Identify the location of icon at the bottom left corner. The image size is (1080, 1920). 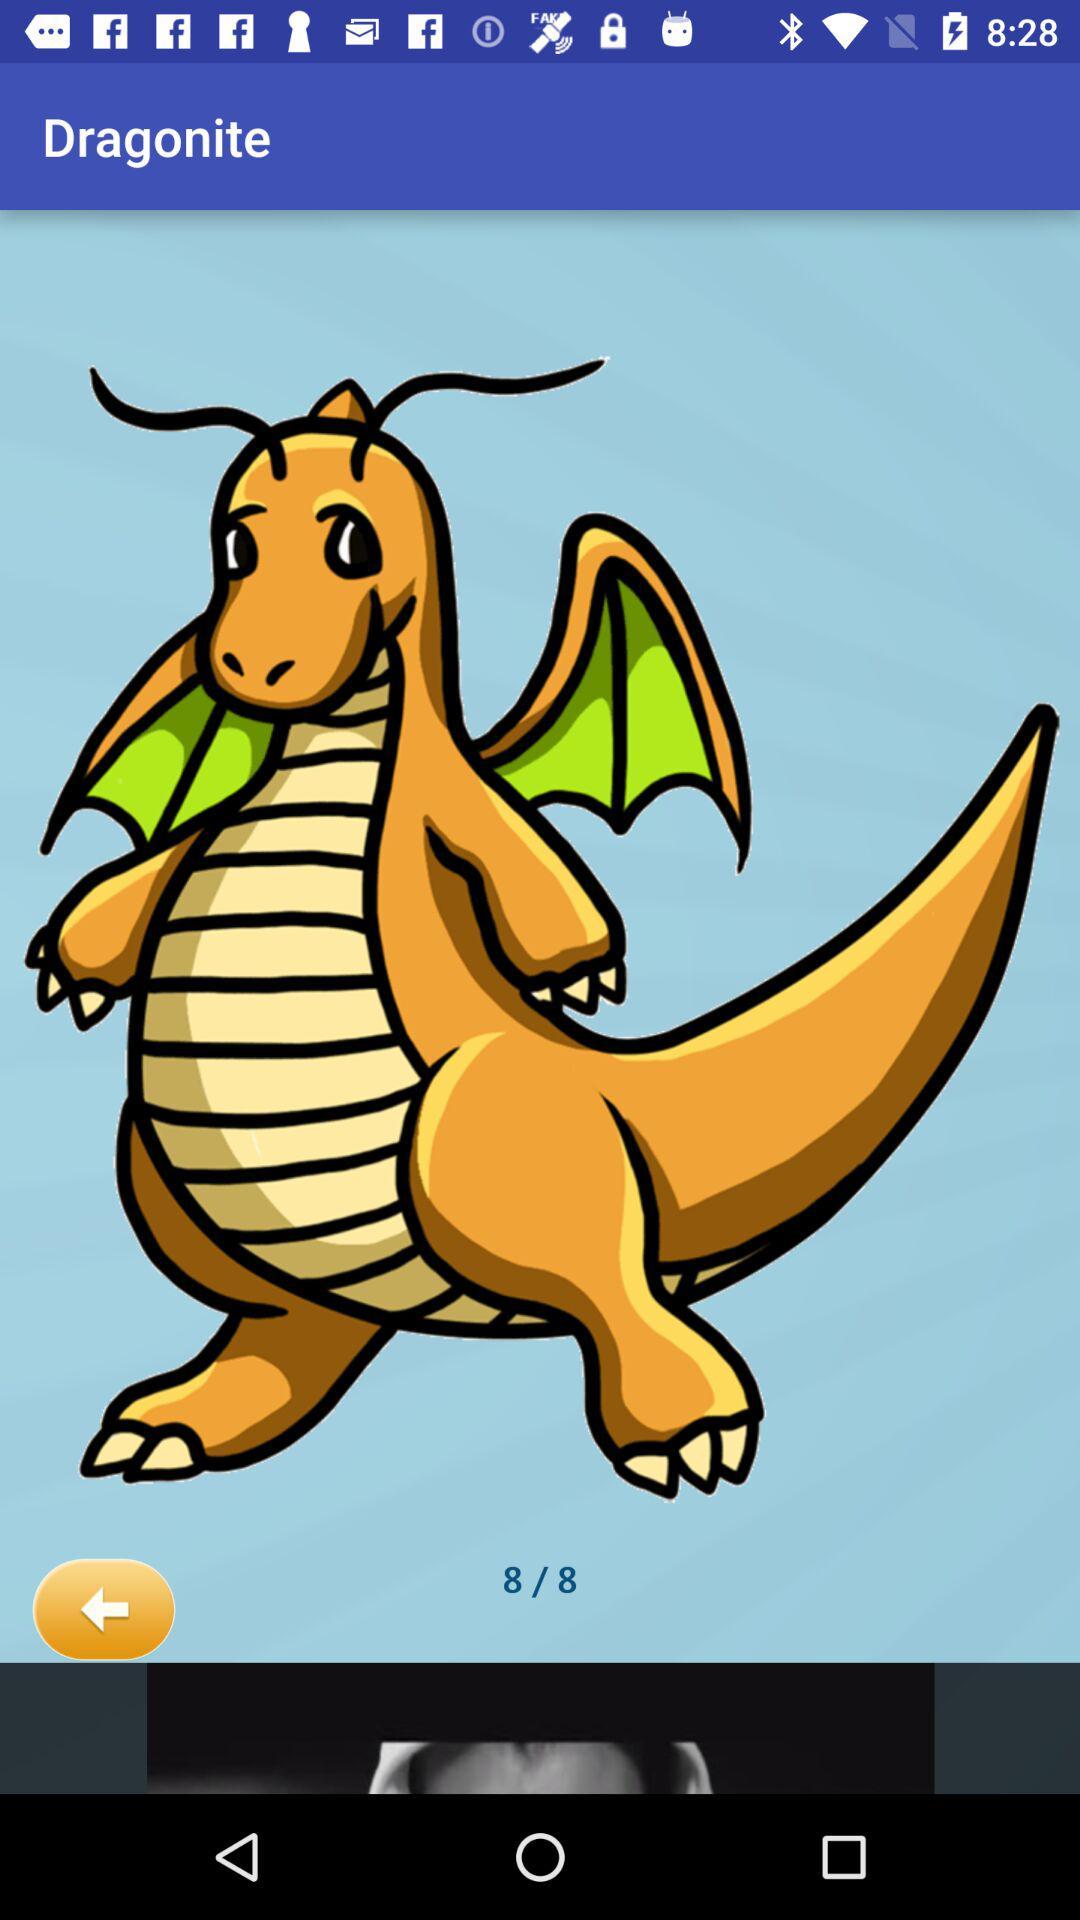
(103, 1610).